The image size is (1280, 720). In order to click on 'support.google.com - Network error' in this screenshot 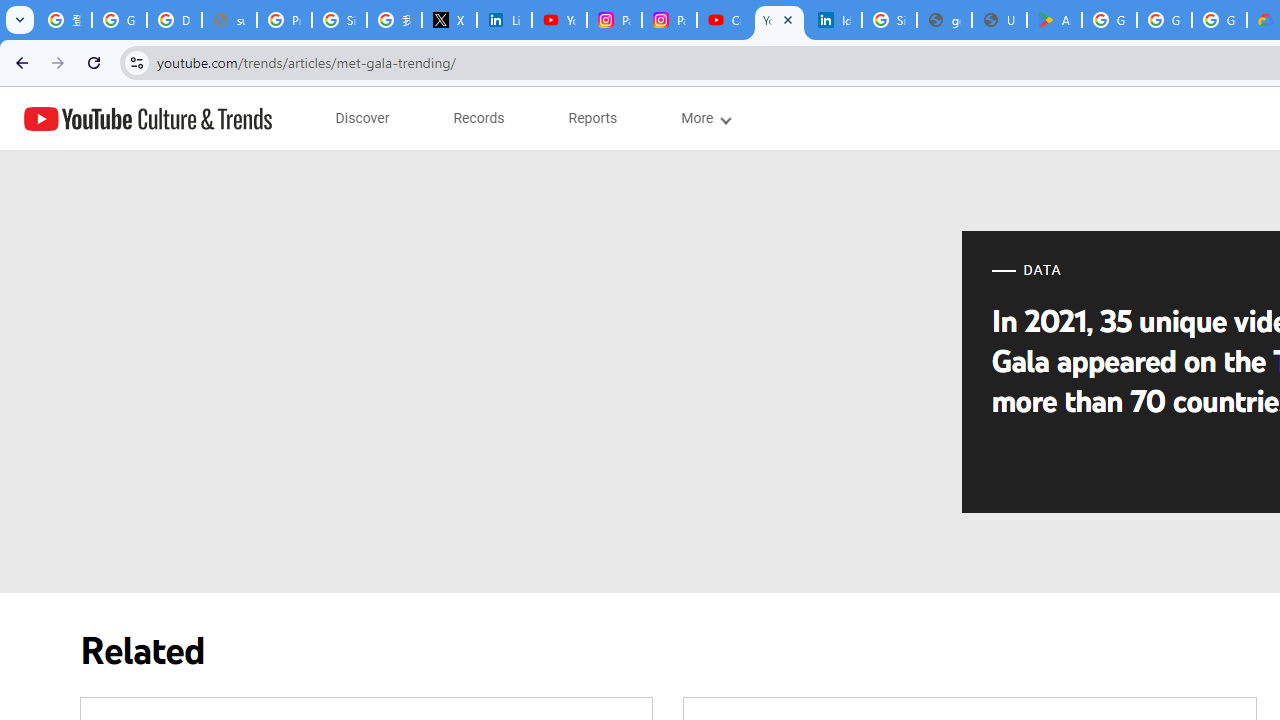, I will do `click(229, 20)`.